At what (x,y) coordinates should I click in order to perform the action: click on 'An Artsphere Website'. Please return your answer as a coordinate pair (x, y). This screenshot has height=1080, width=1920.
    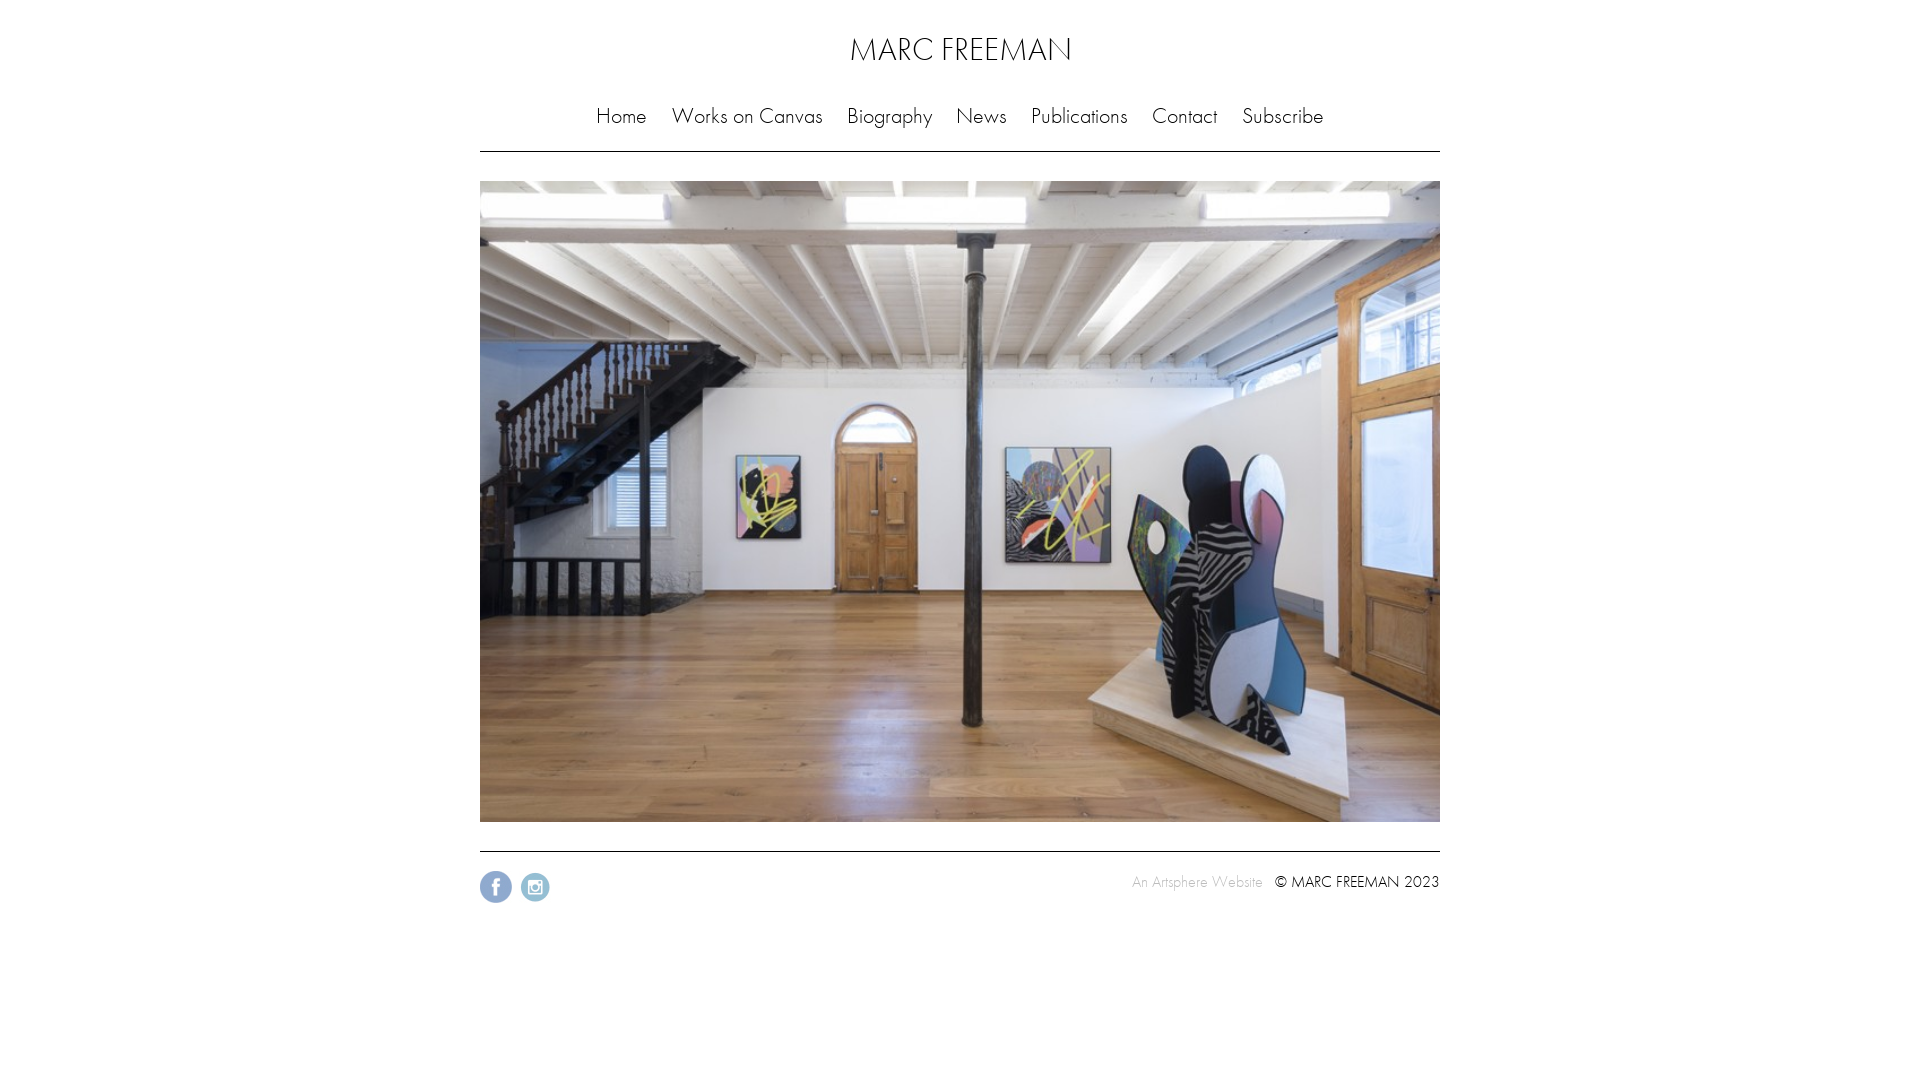
    Looking at the image, I should click on (1132, 880).